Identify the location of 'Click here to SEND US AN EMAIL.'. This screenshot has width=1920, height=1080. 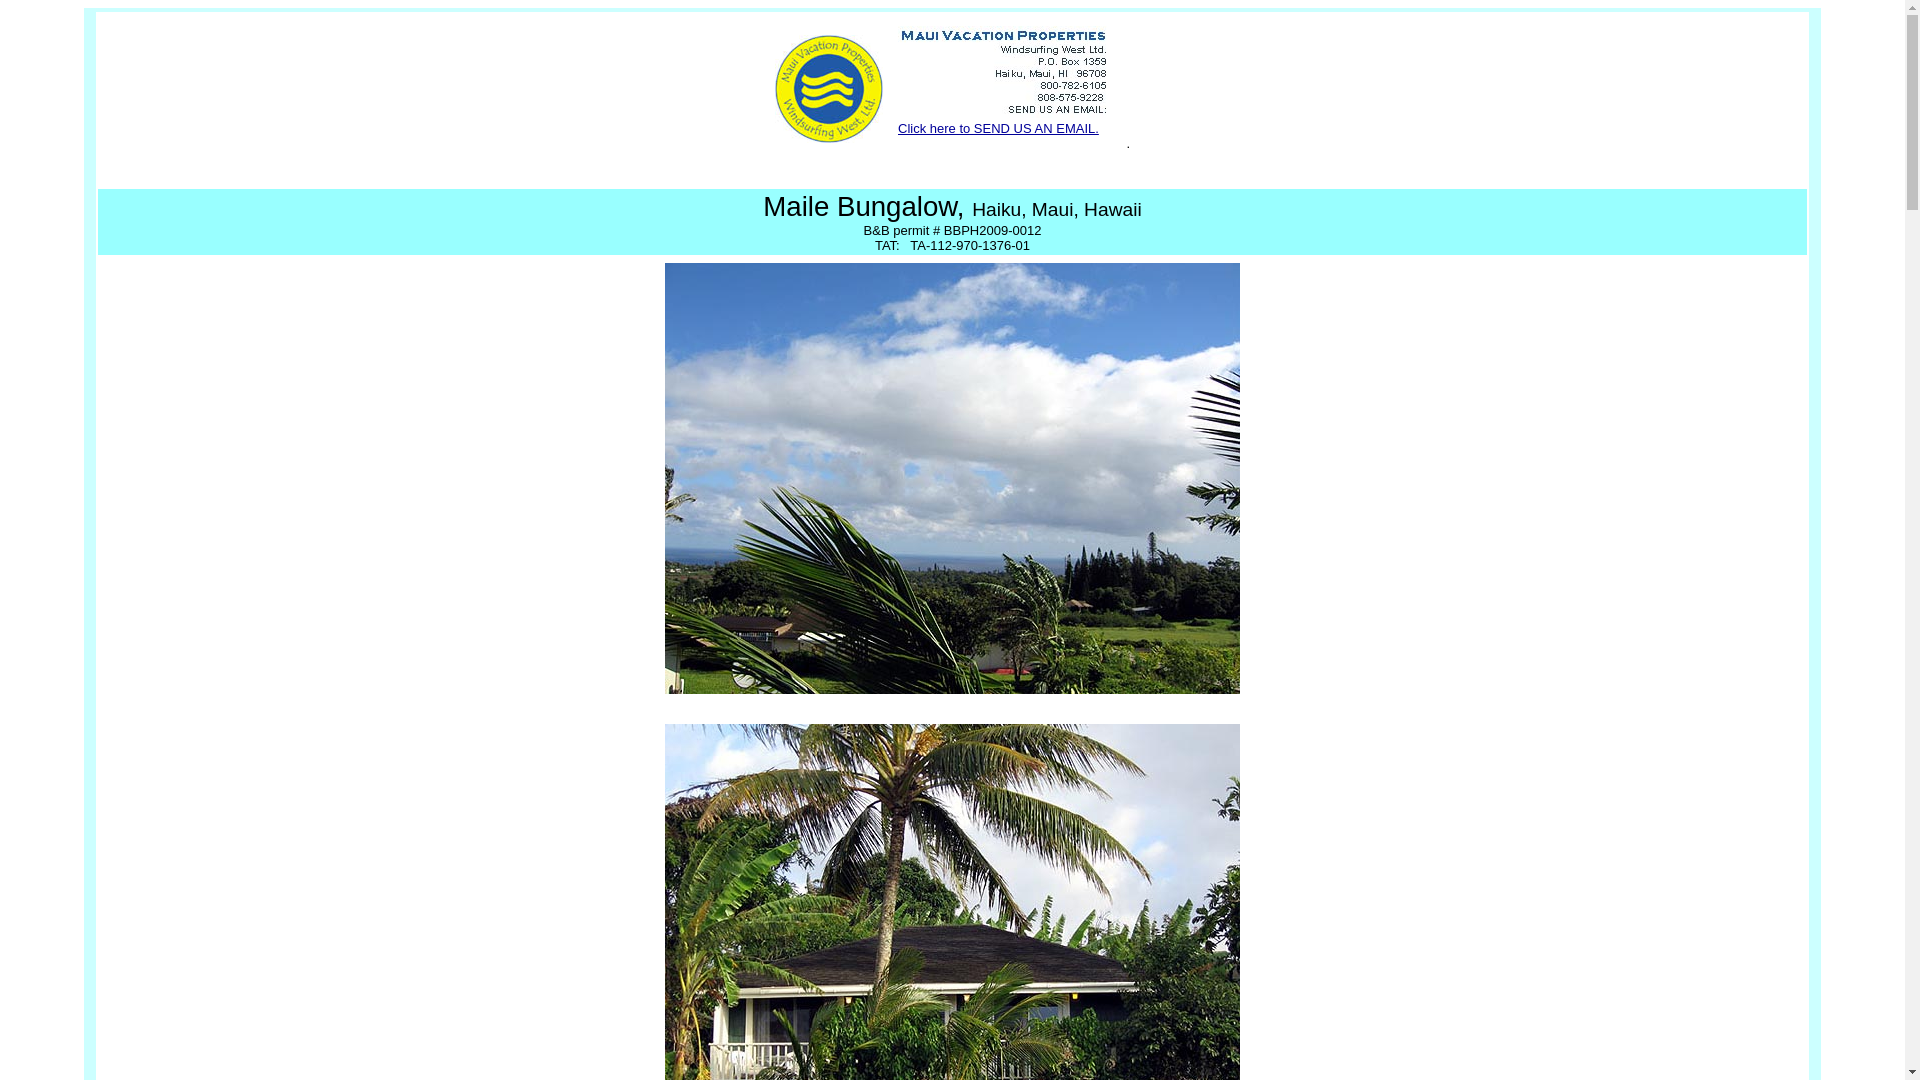
(896, 128).